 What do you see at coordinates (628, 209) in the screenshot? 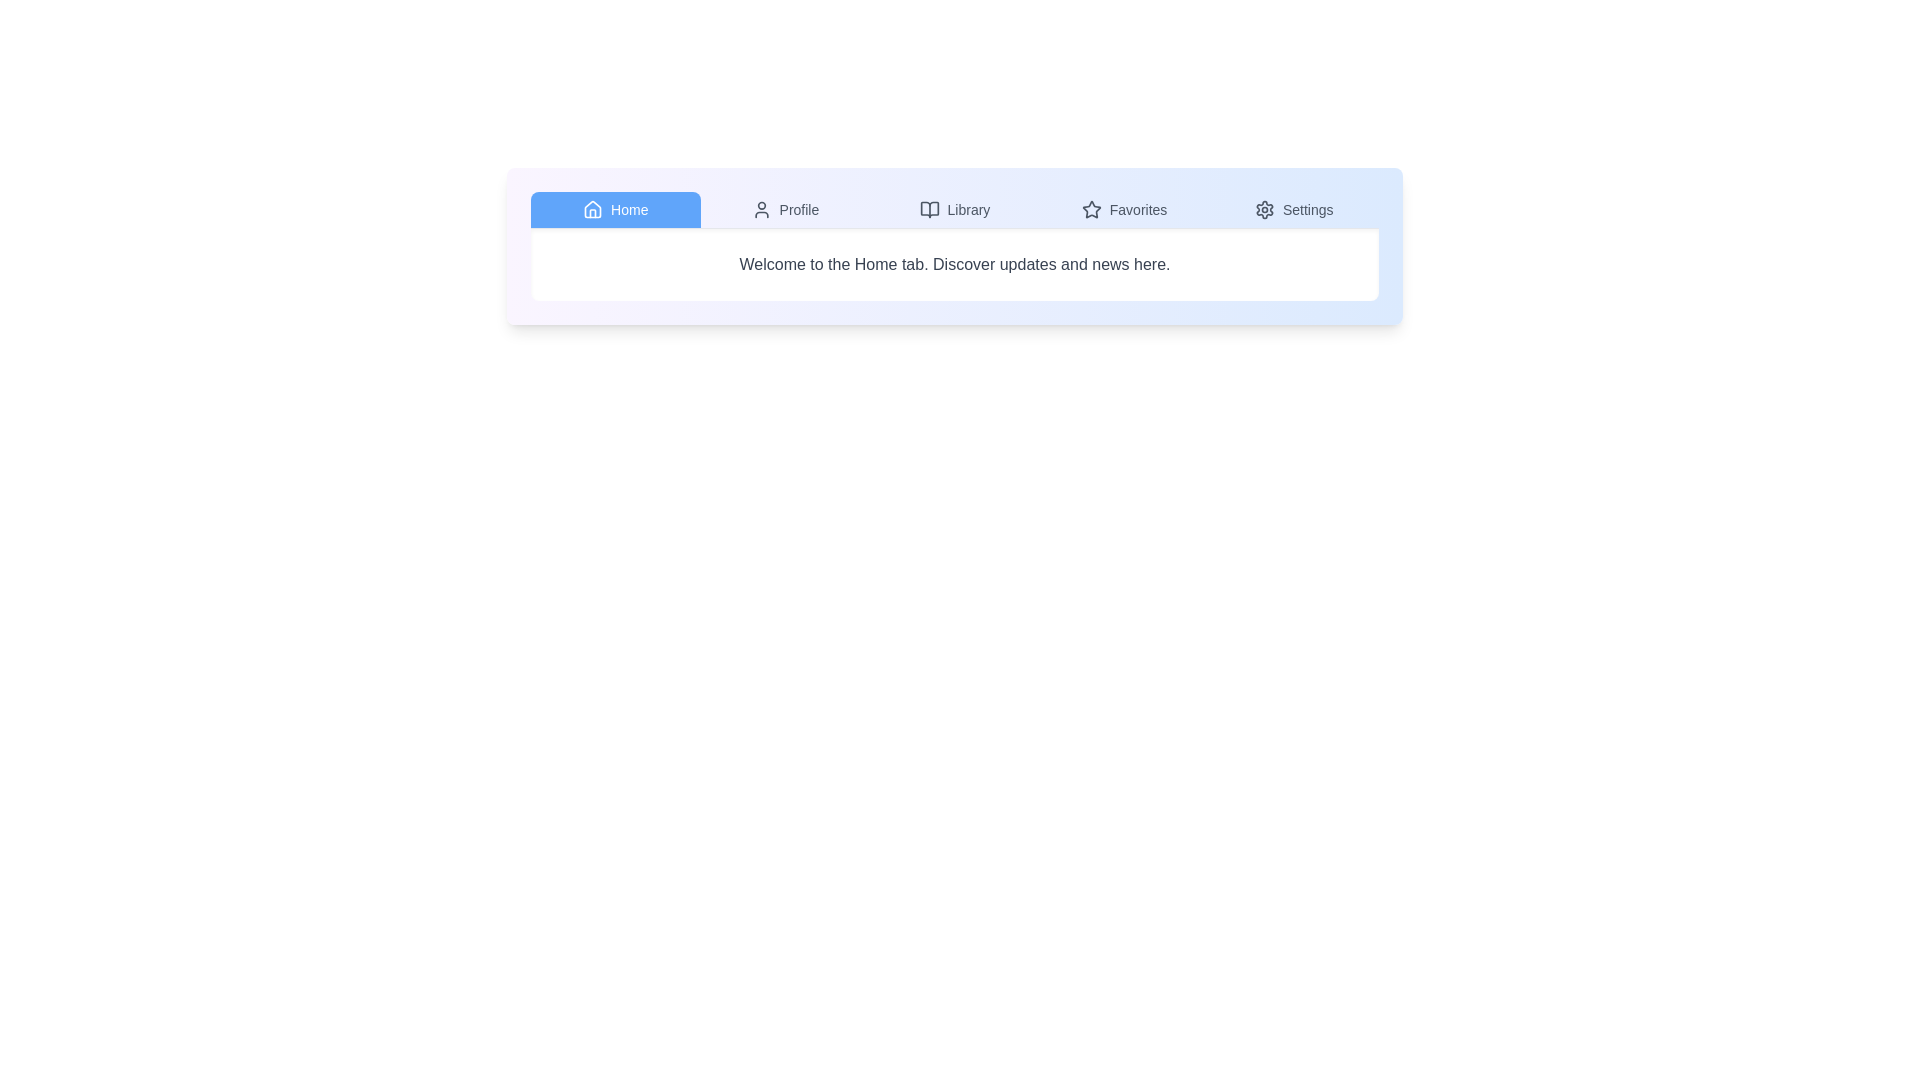
I see `the 'Home' text label in the navigation button, which is styled in white text against a blue background and located to the right of a house icon` at bounding box center [628, 209].